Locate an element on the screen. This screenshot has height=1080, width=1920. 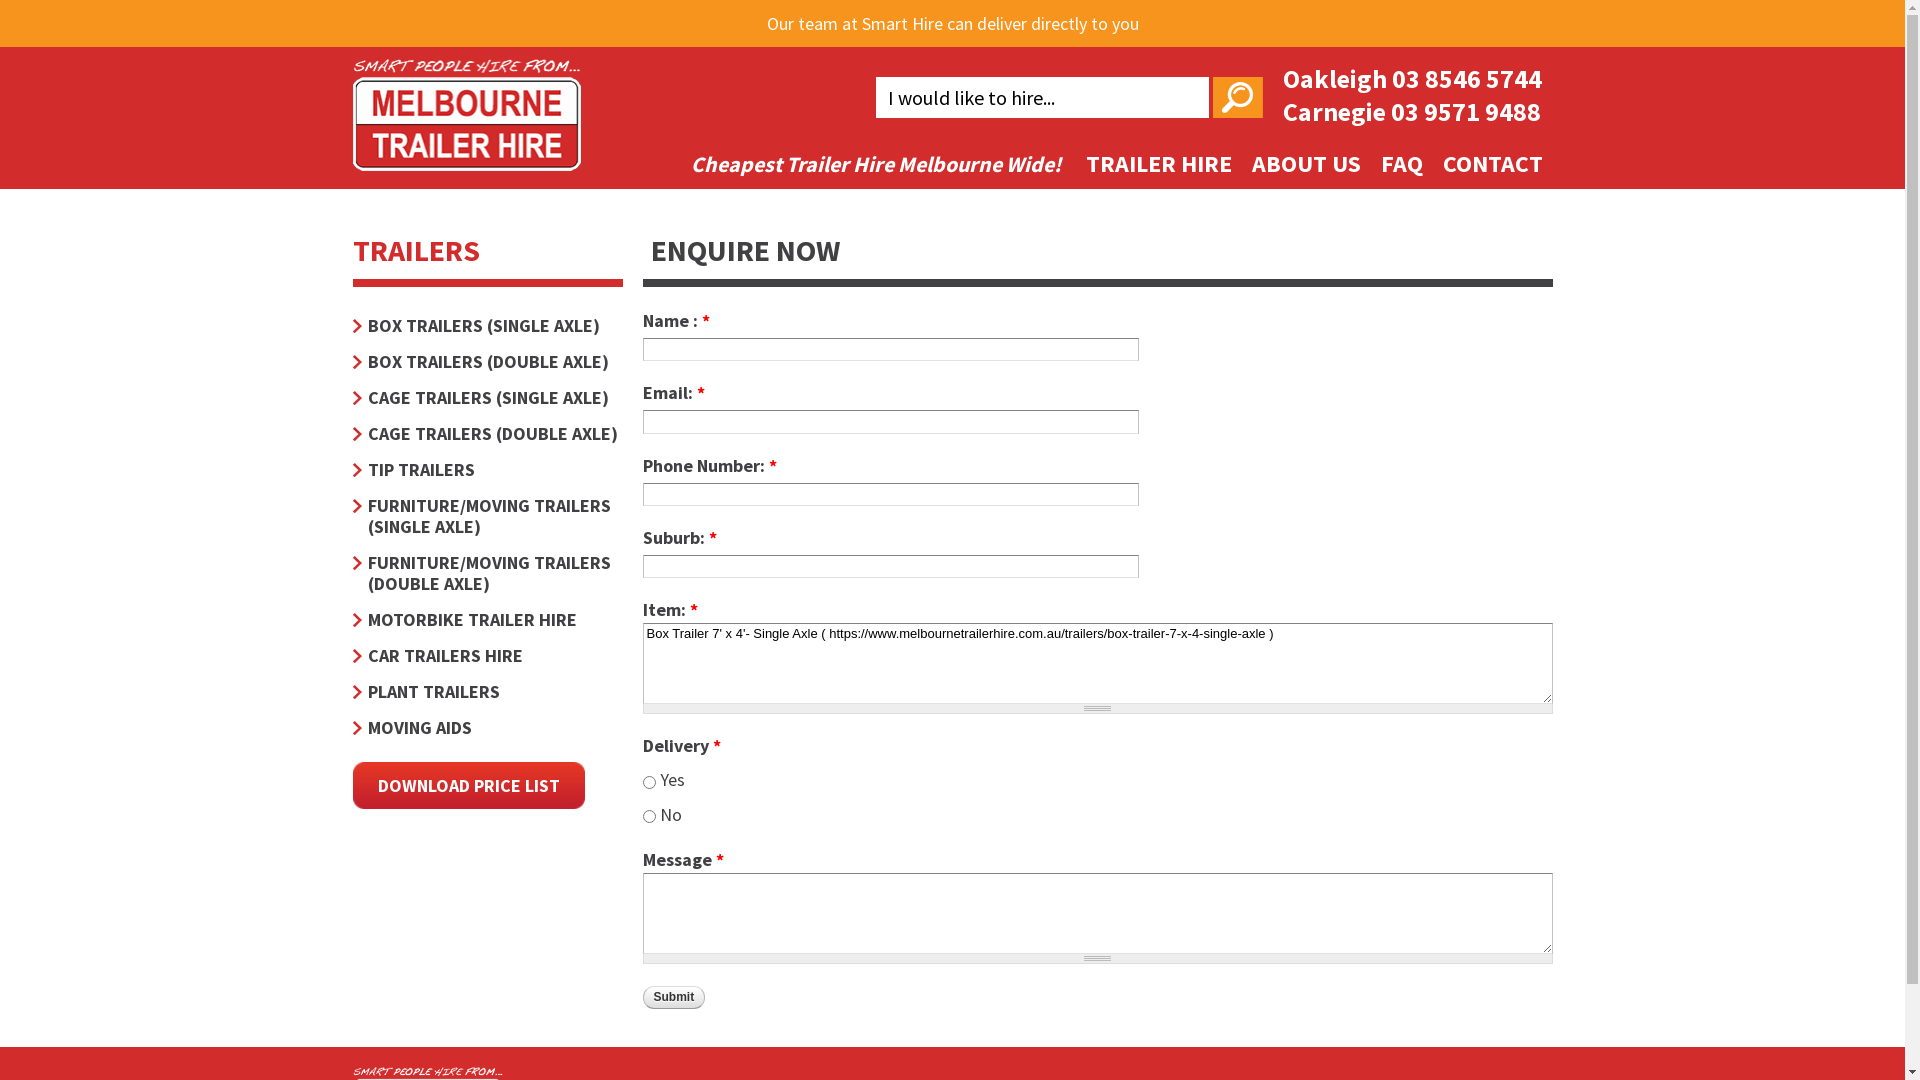
'03 8546 5744' is located at coordinates (1467, 77).